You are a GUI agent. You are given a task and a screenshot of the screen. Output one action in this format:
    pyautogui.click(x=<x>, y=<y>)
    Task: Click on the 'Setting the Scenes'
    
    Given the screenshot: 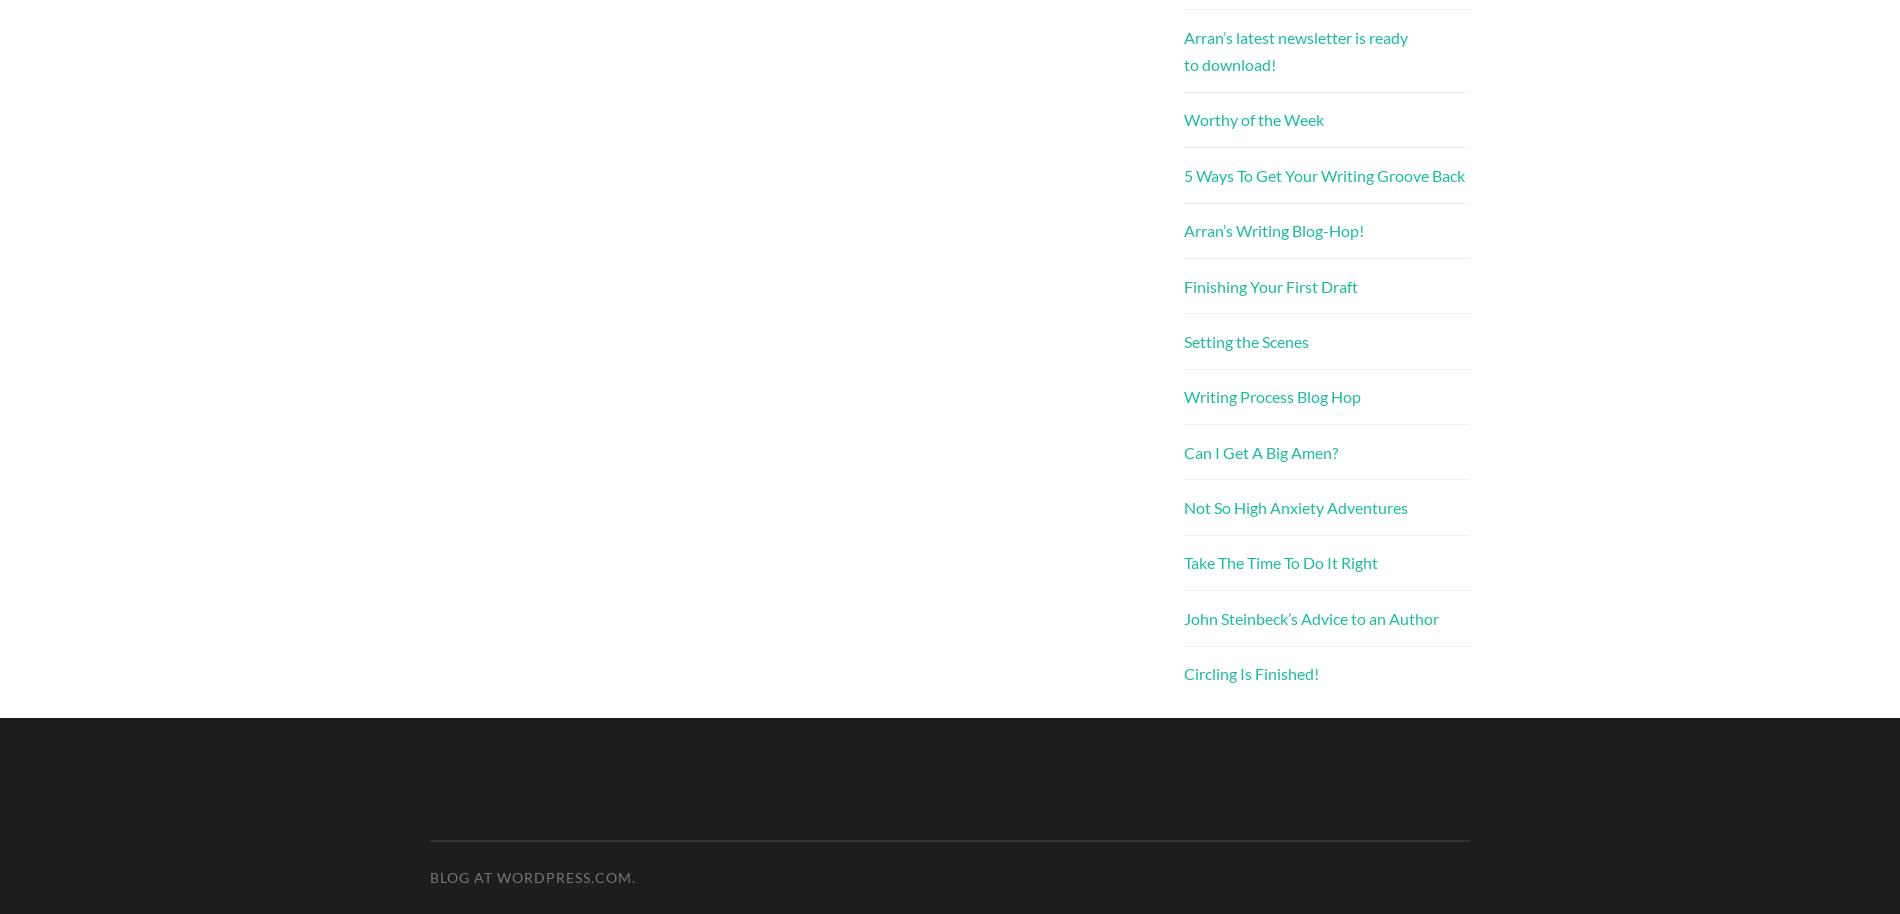 What is the action you would take?
    pyautogui.click(x=1245, y=339)
    